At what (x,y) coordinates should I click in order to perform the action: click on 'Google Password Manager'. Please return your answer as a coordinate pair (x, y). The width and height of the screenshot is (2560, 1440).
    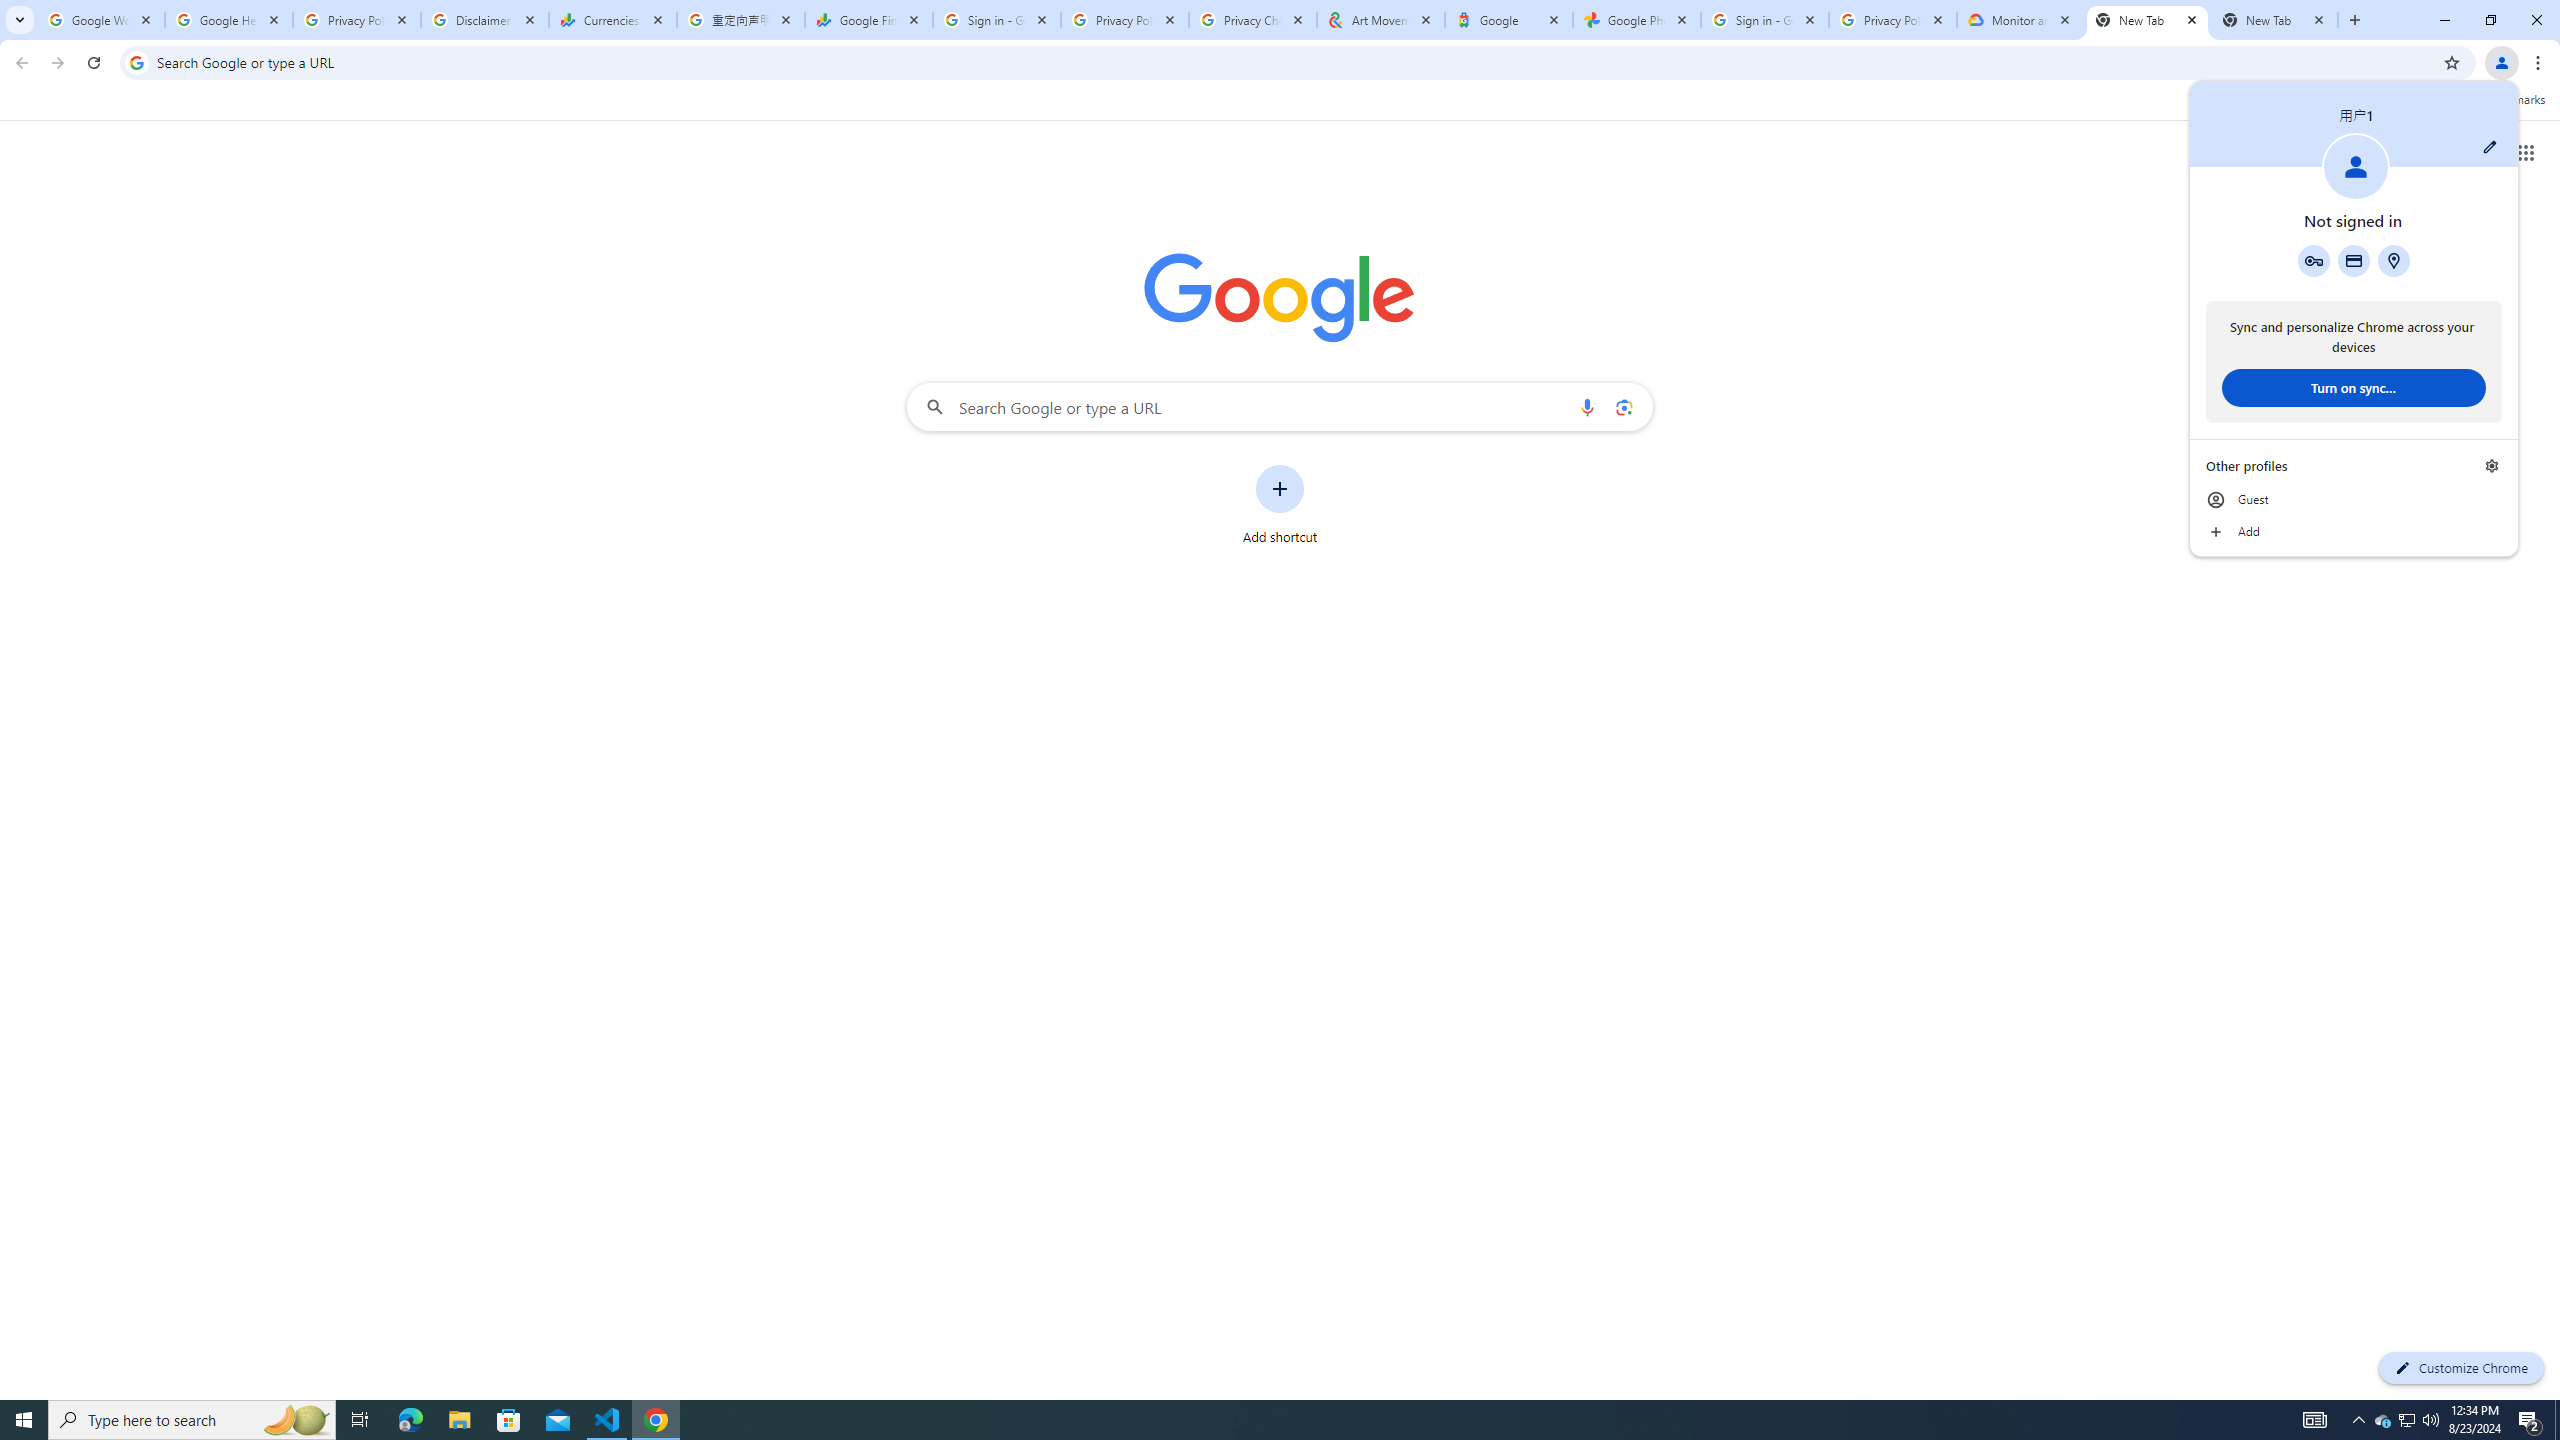
    Looking at the image, I should click on (2314, 260).